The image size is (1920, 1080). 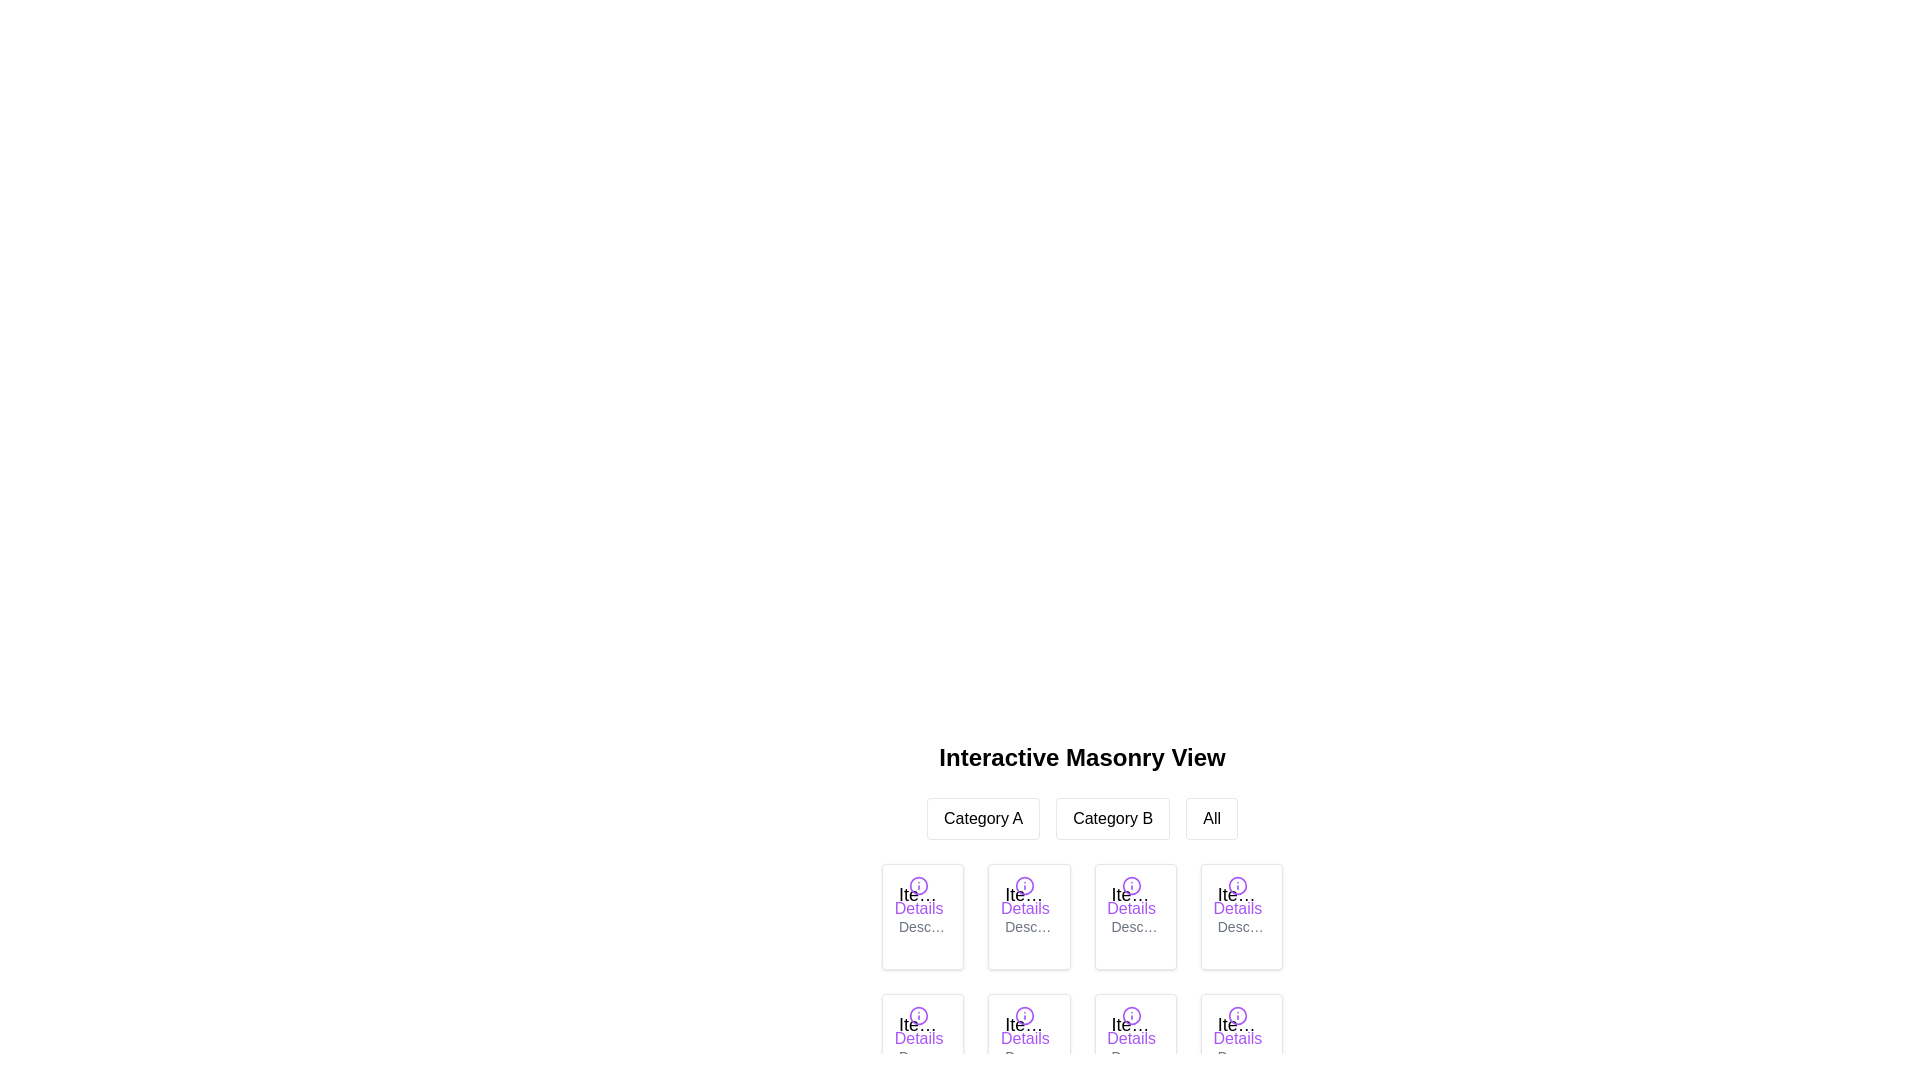 I want to click on outlined circle SVG element located in the third item of the first row in the masonry grid layout for debugging purposes, so click(x=1131, y=884).